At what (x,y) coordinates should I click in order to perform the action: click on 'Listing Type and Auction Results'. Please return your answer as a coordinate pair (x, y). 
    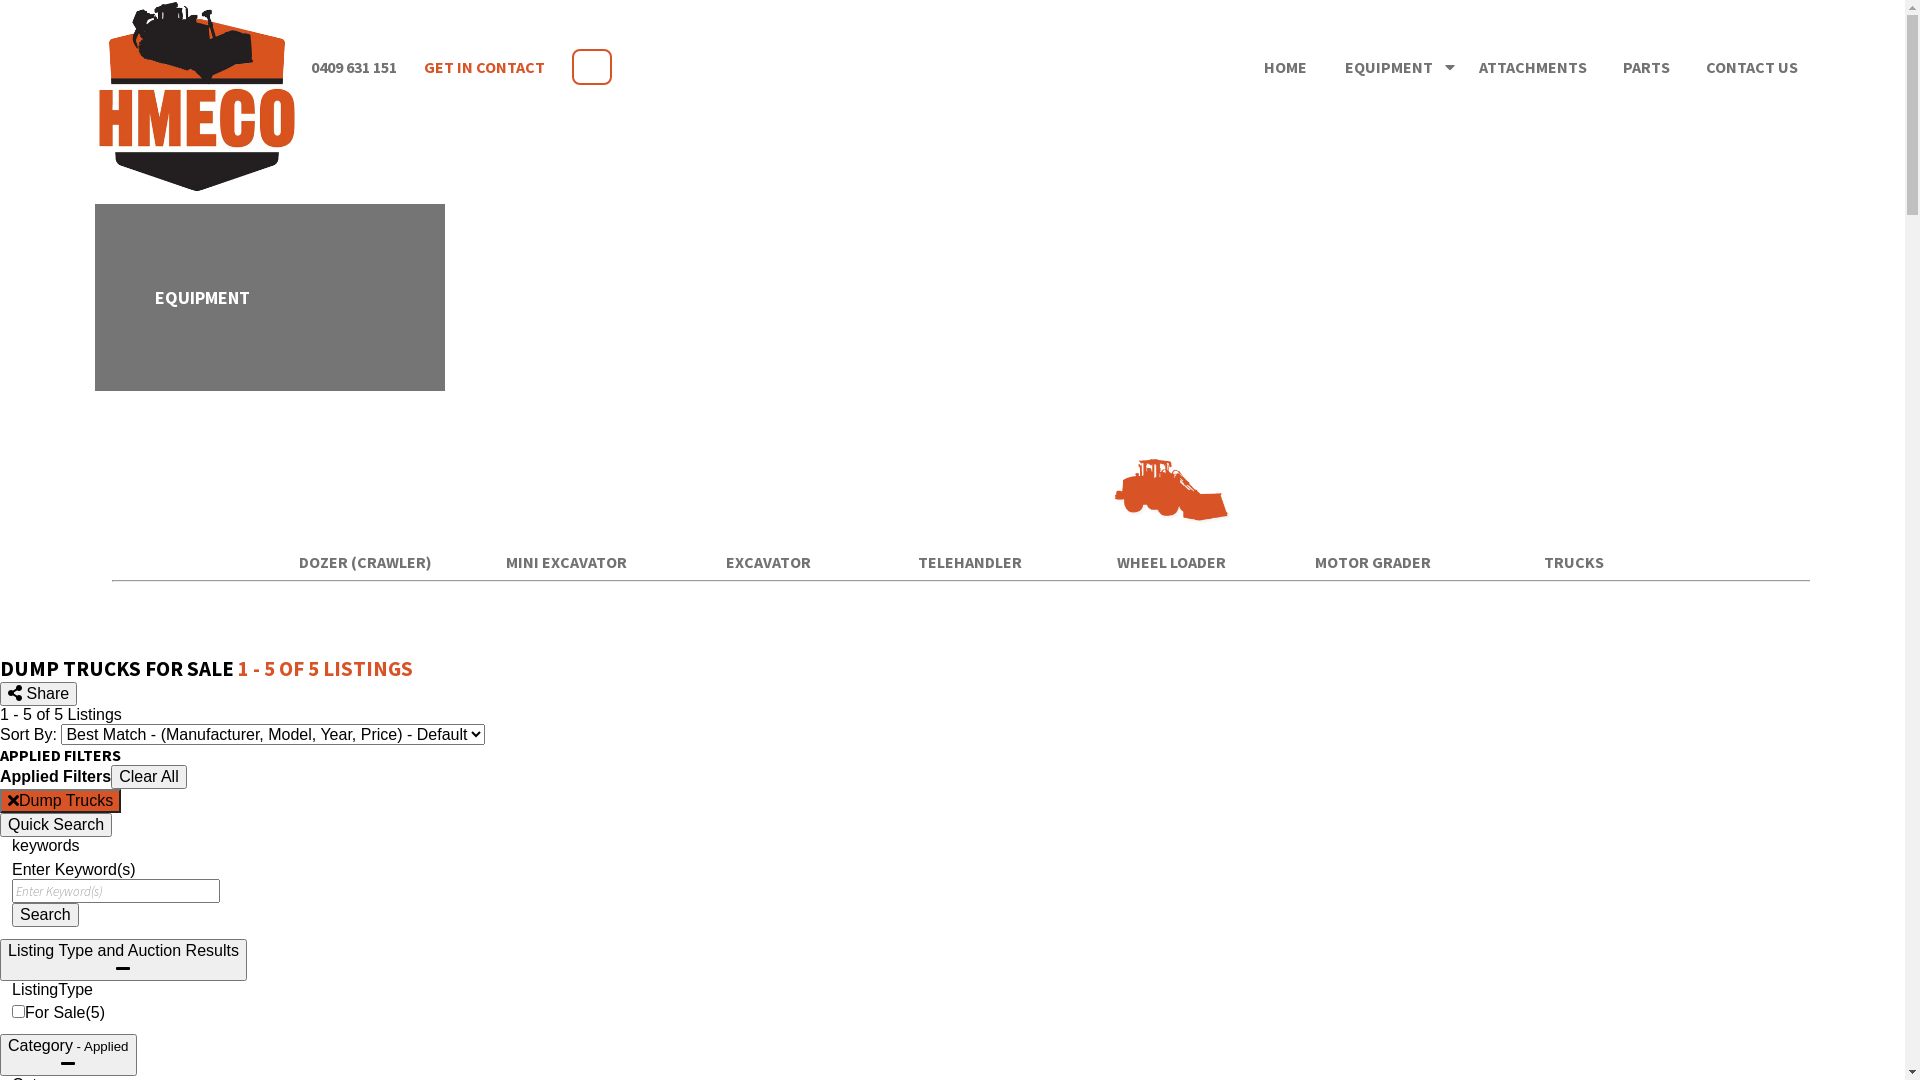
    Looking at the image, I should click on (122, 959).